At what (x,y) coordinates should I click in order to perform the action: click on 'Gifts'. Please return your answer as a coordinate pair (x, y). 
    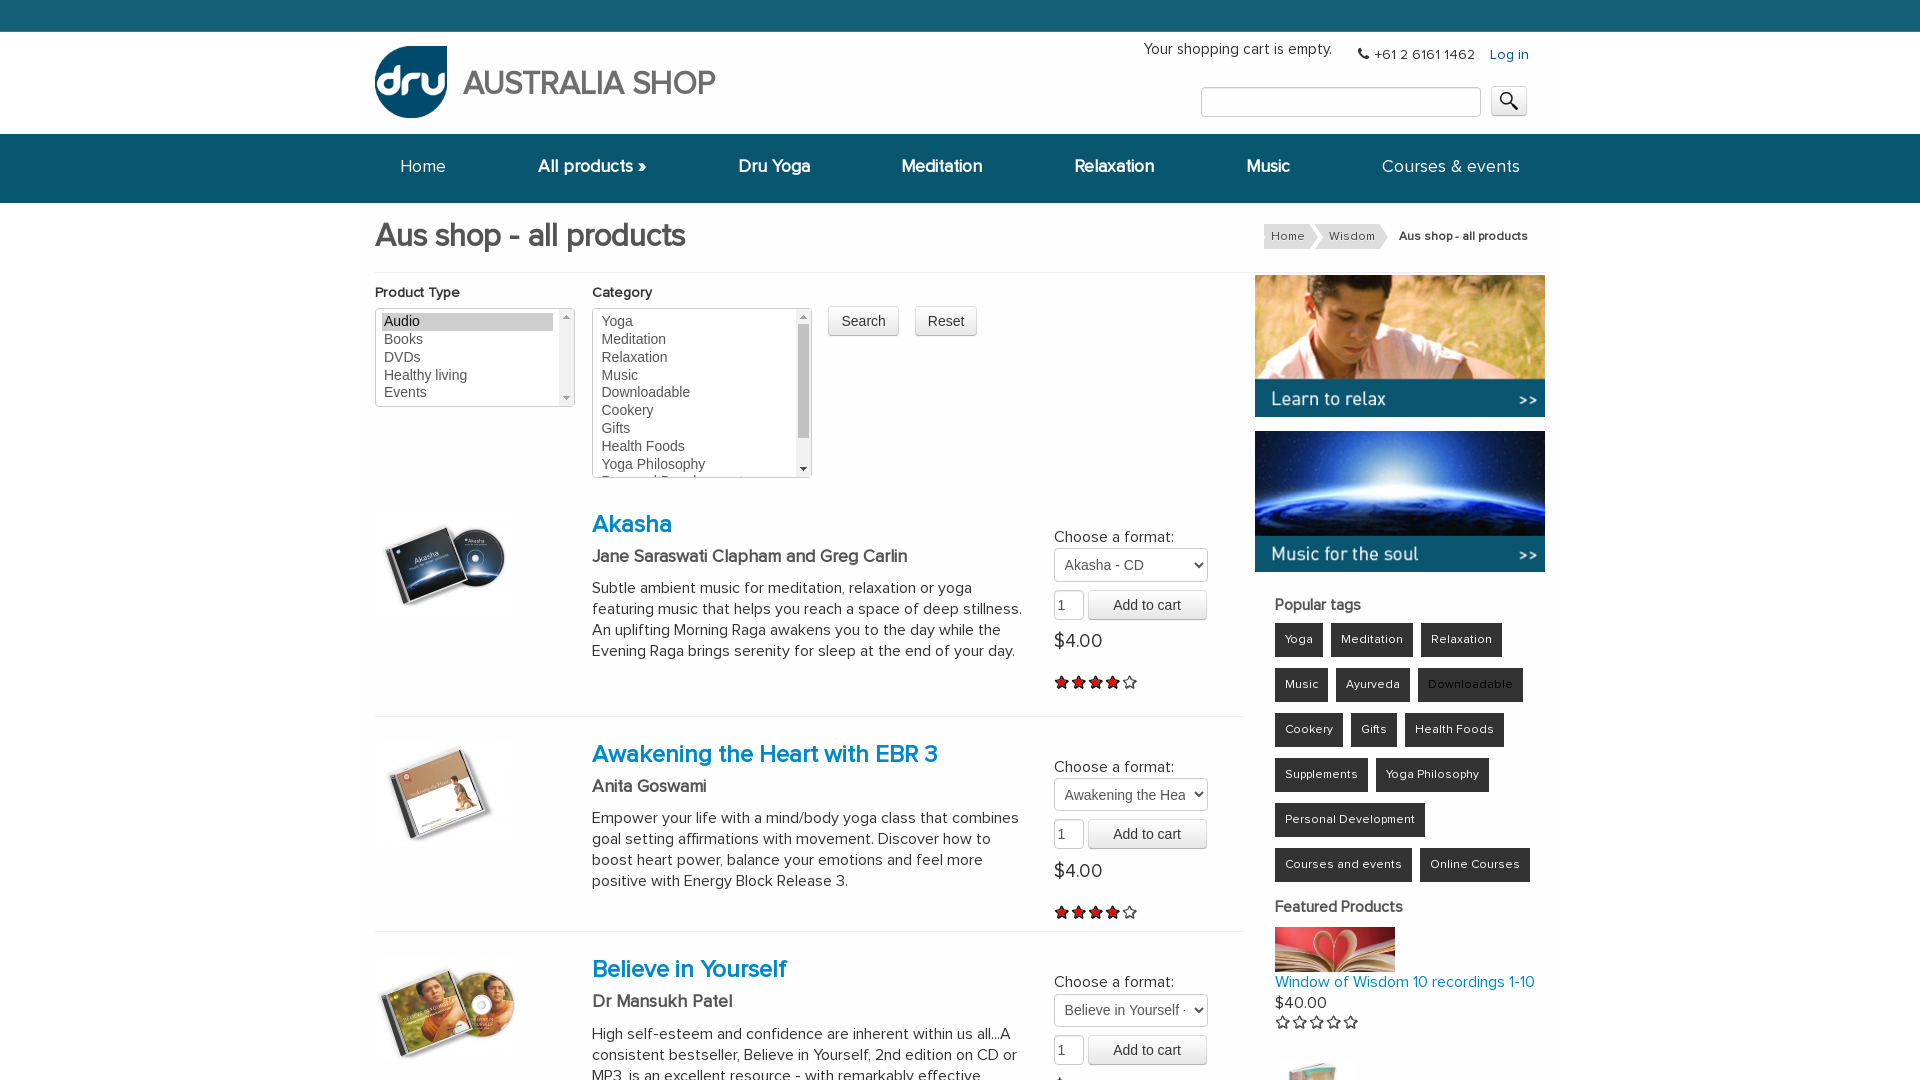
    Looking at the image, I should click on (1350, 729).